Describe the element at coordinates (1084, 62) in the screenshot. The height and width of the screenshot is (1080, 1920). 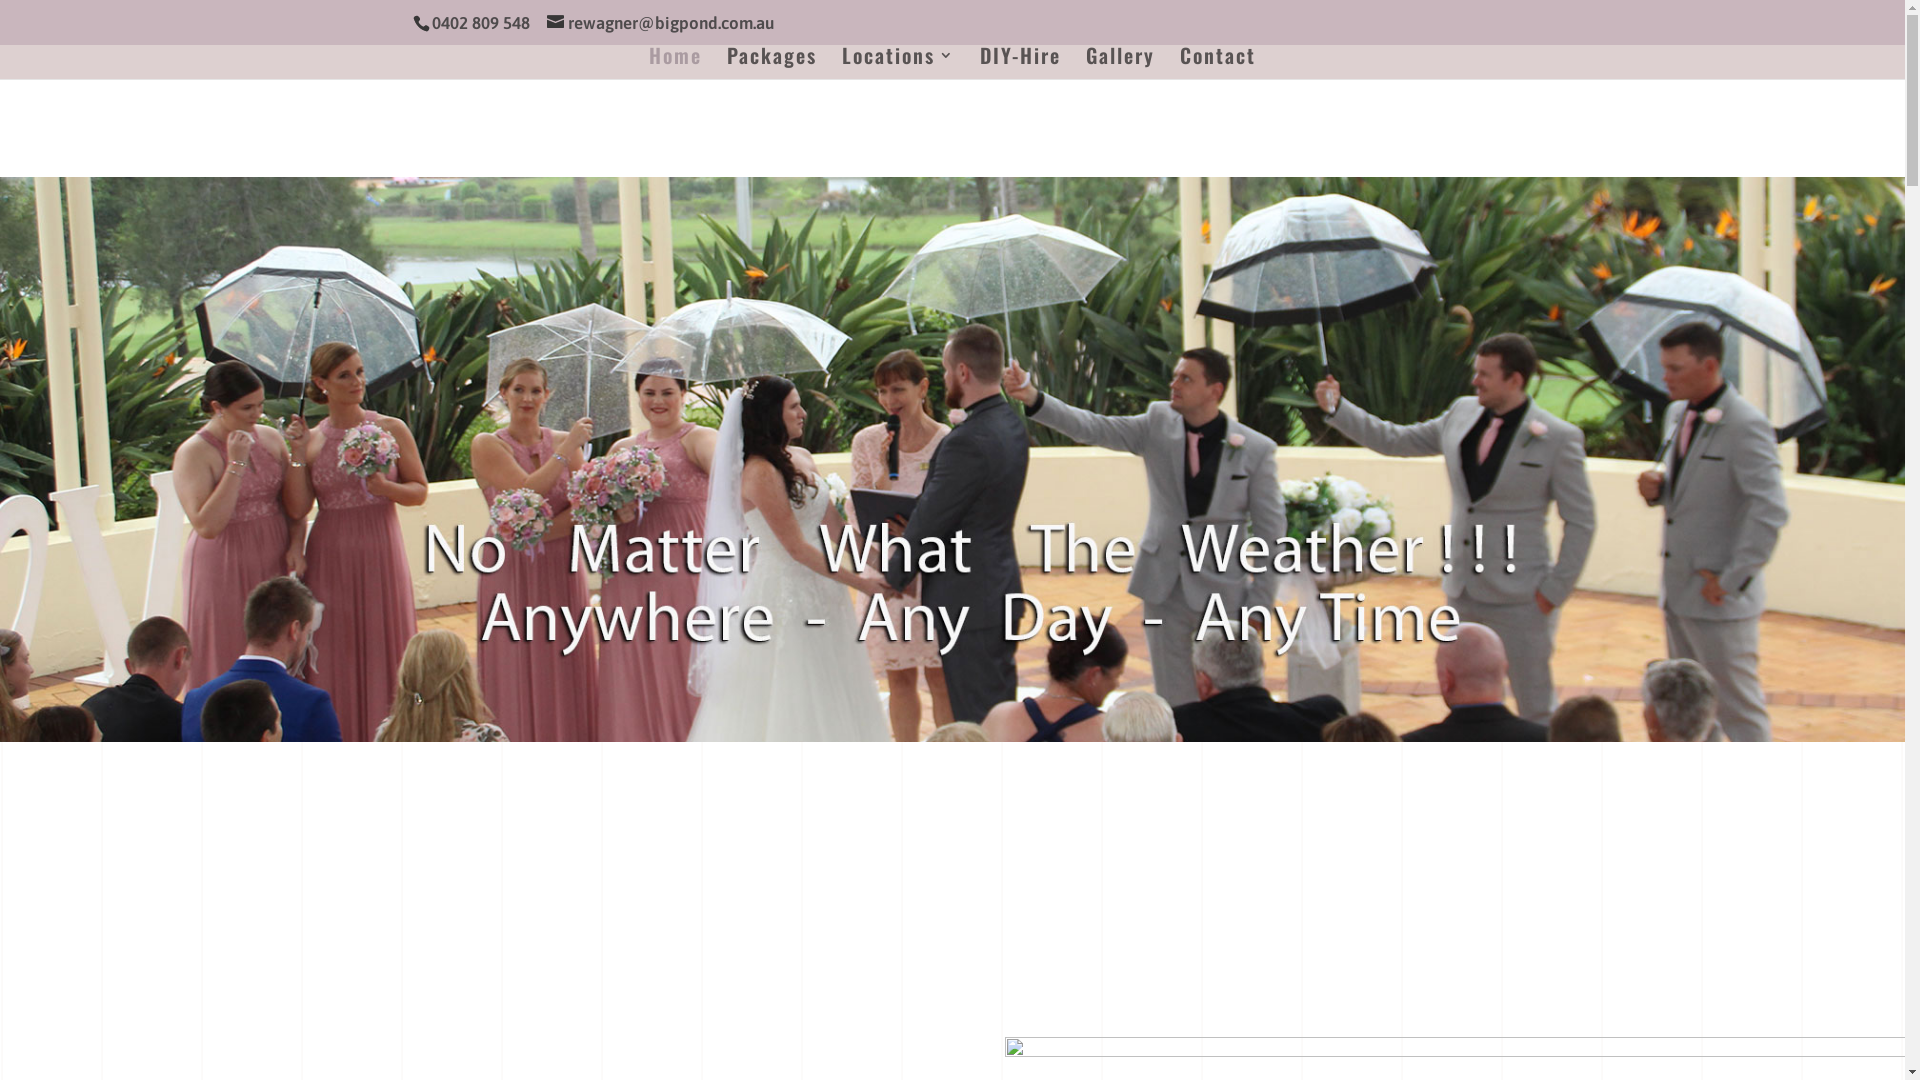
I see `'Gallery'` at that location.